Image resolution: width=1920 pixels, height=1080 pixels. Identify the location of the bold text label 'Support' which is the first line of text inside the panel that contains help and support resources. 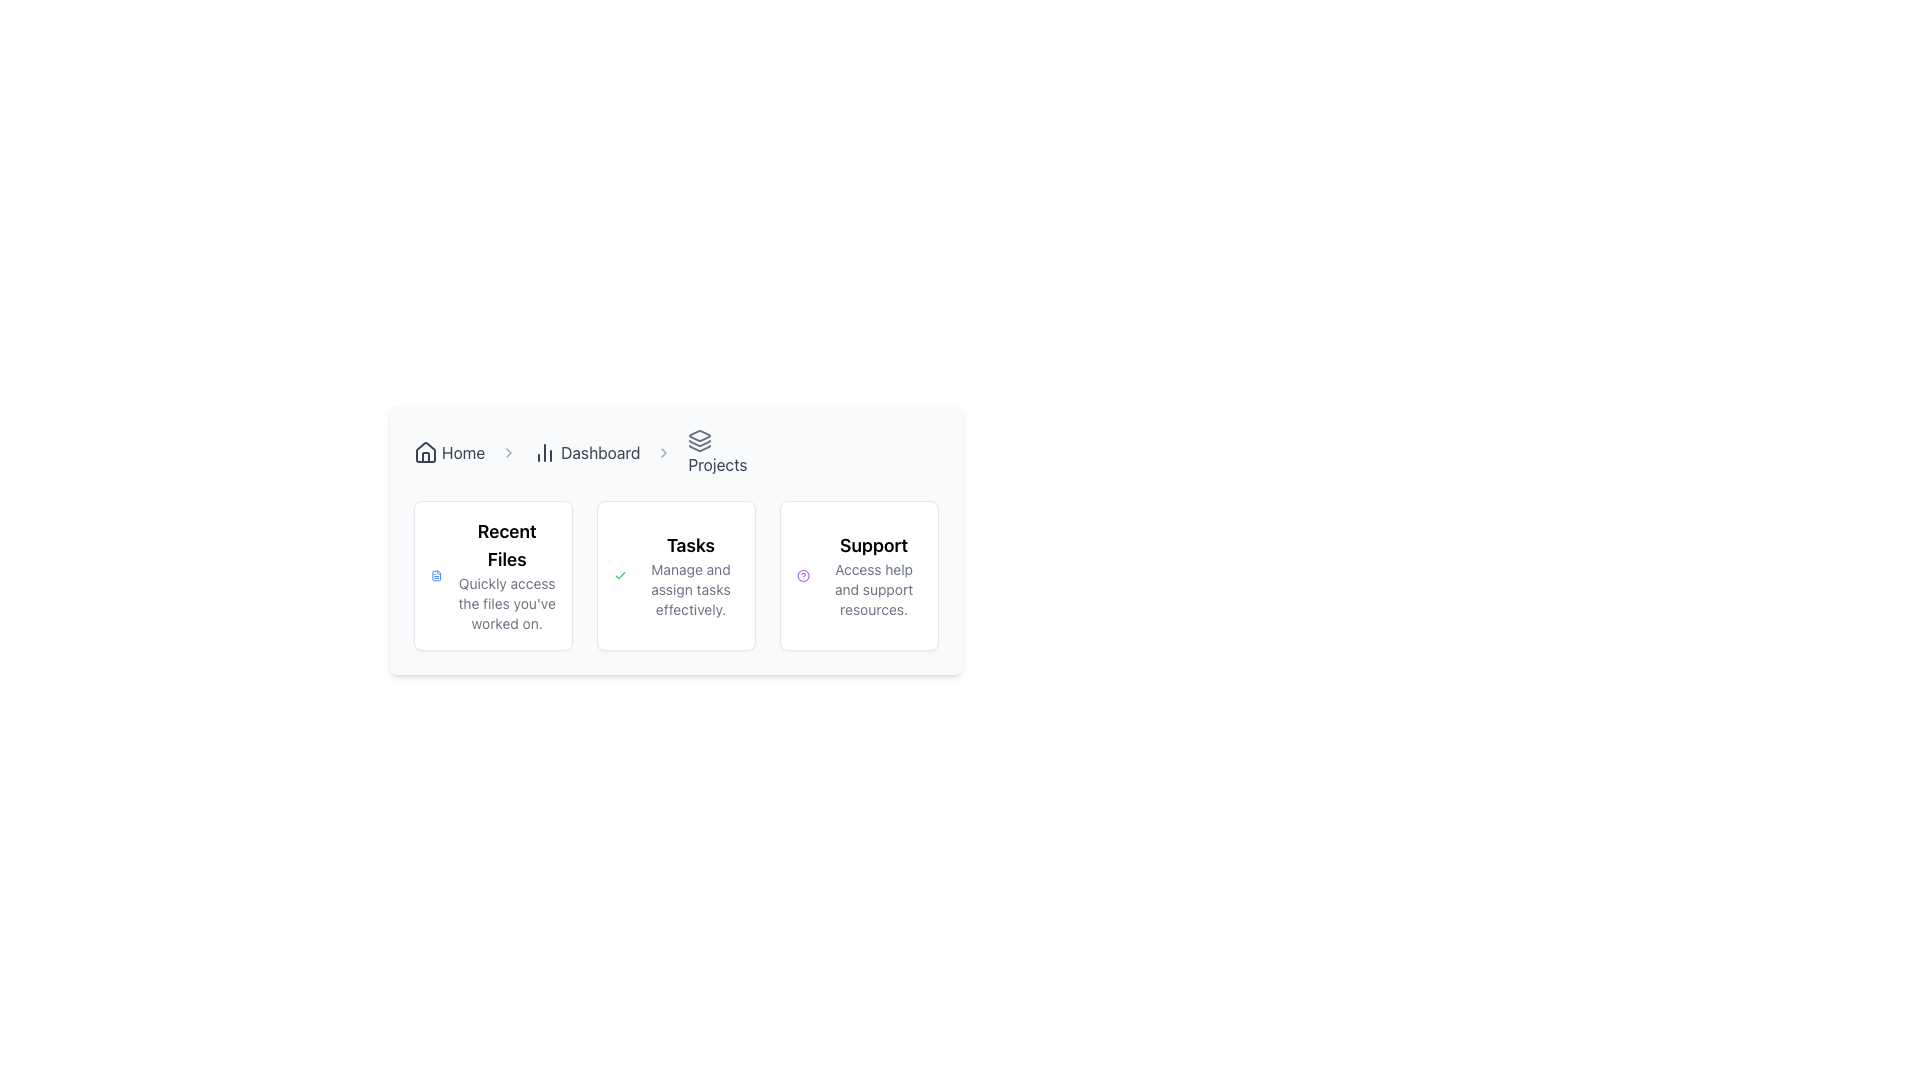
(874, 546).